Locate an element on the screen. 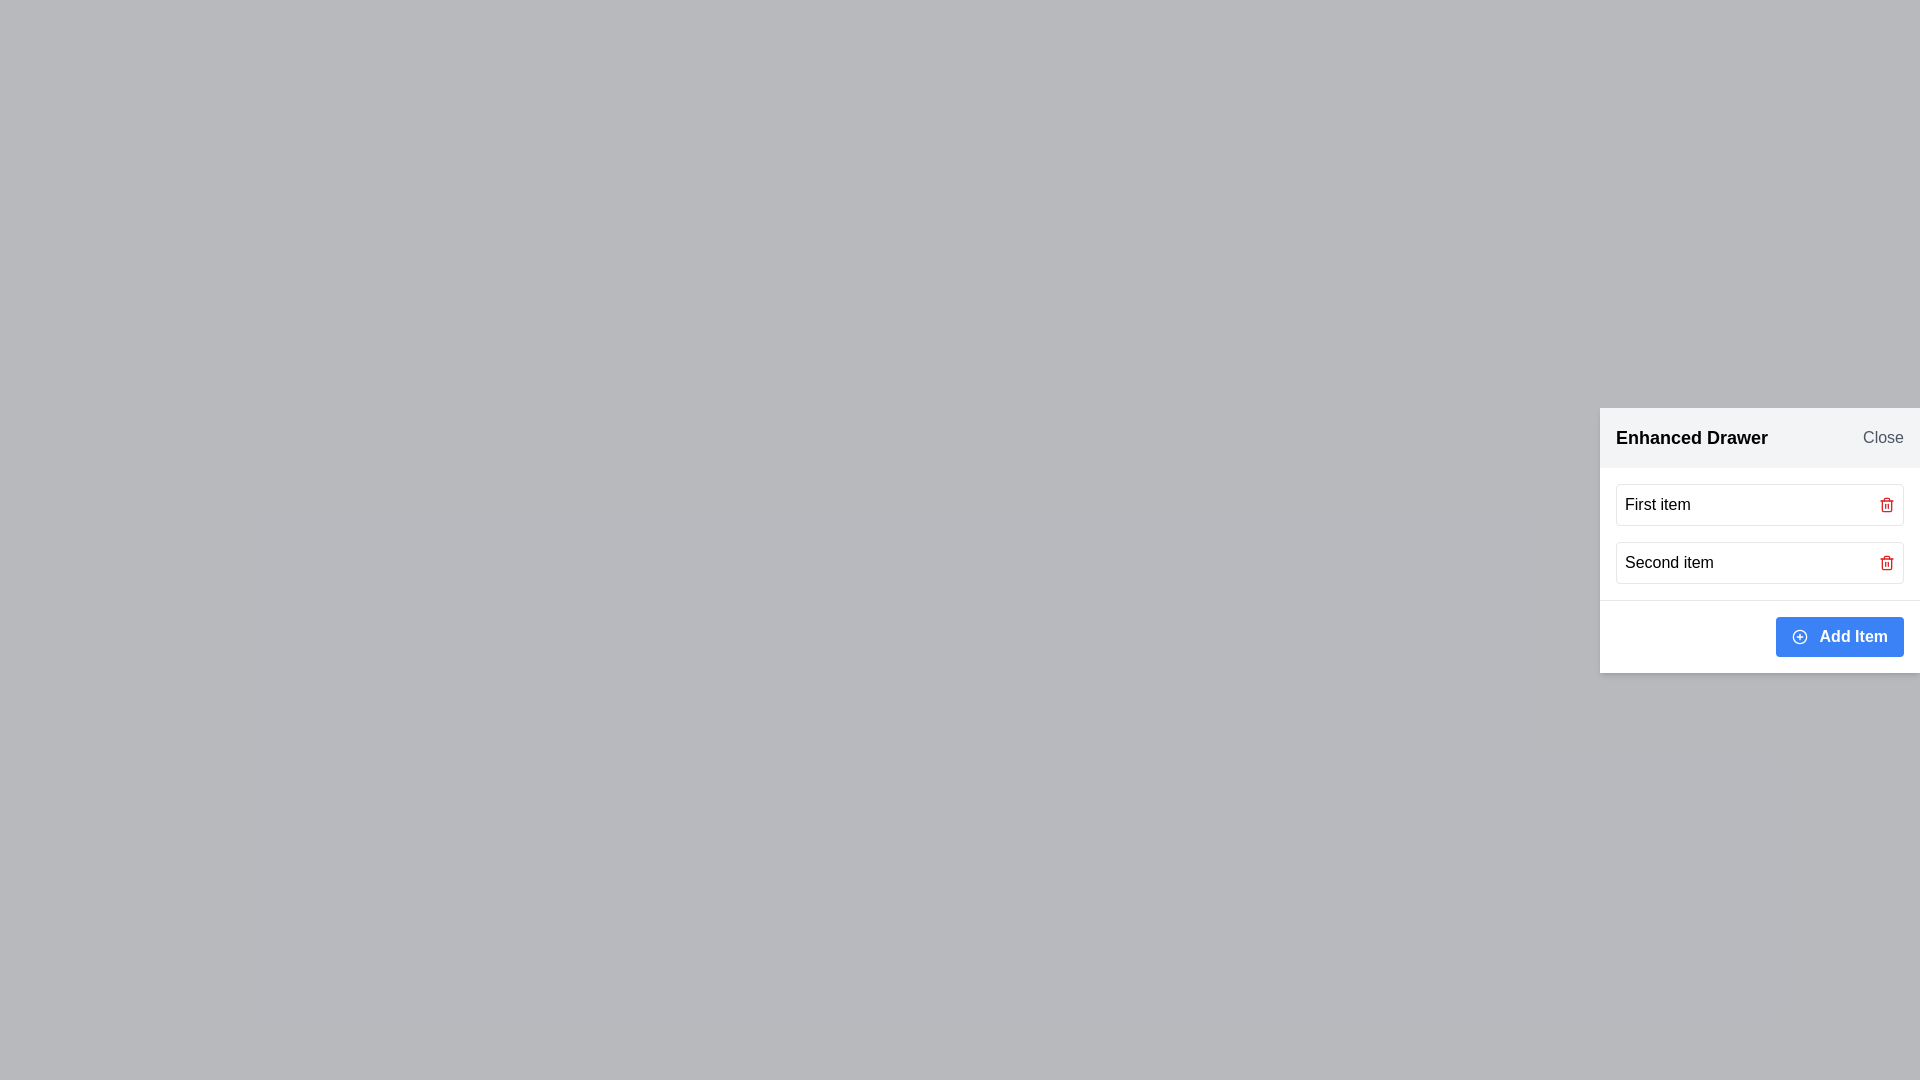  the delete icon button associated with 'First item' is located at coordinates (1885, 503).